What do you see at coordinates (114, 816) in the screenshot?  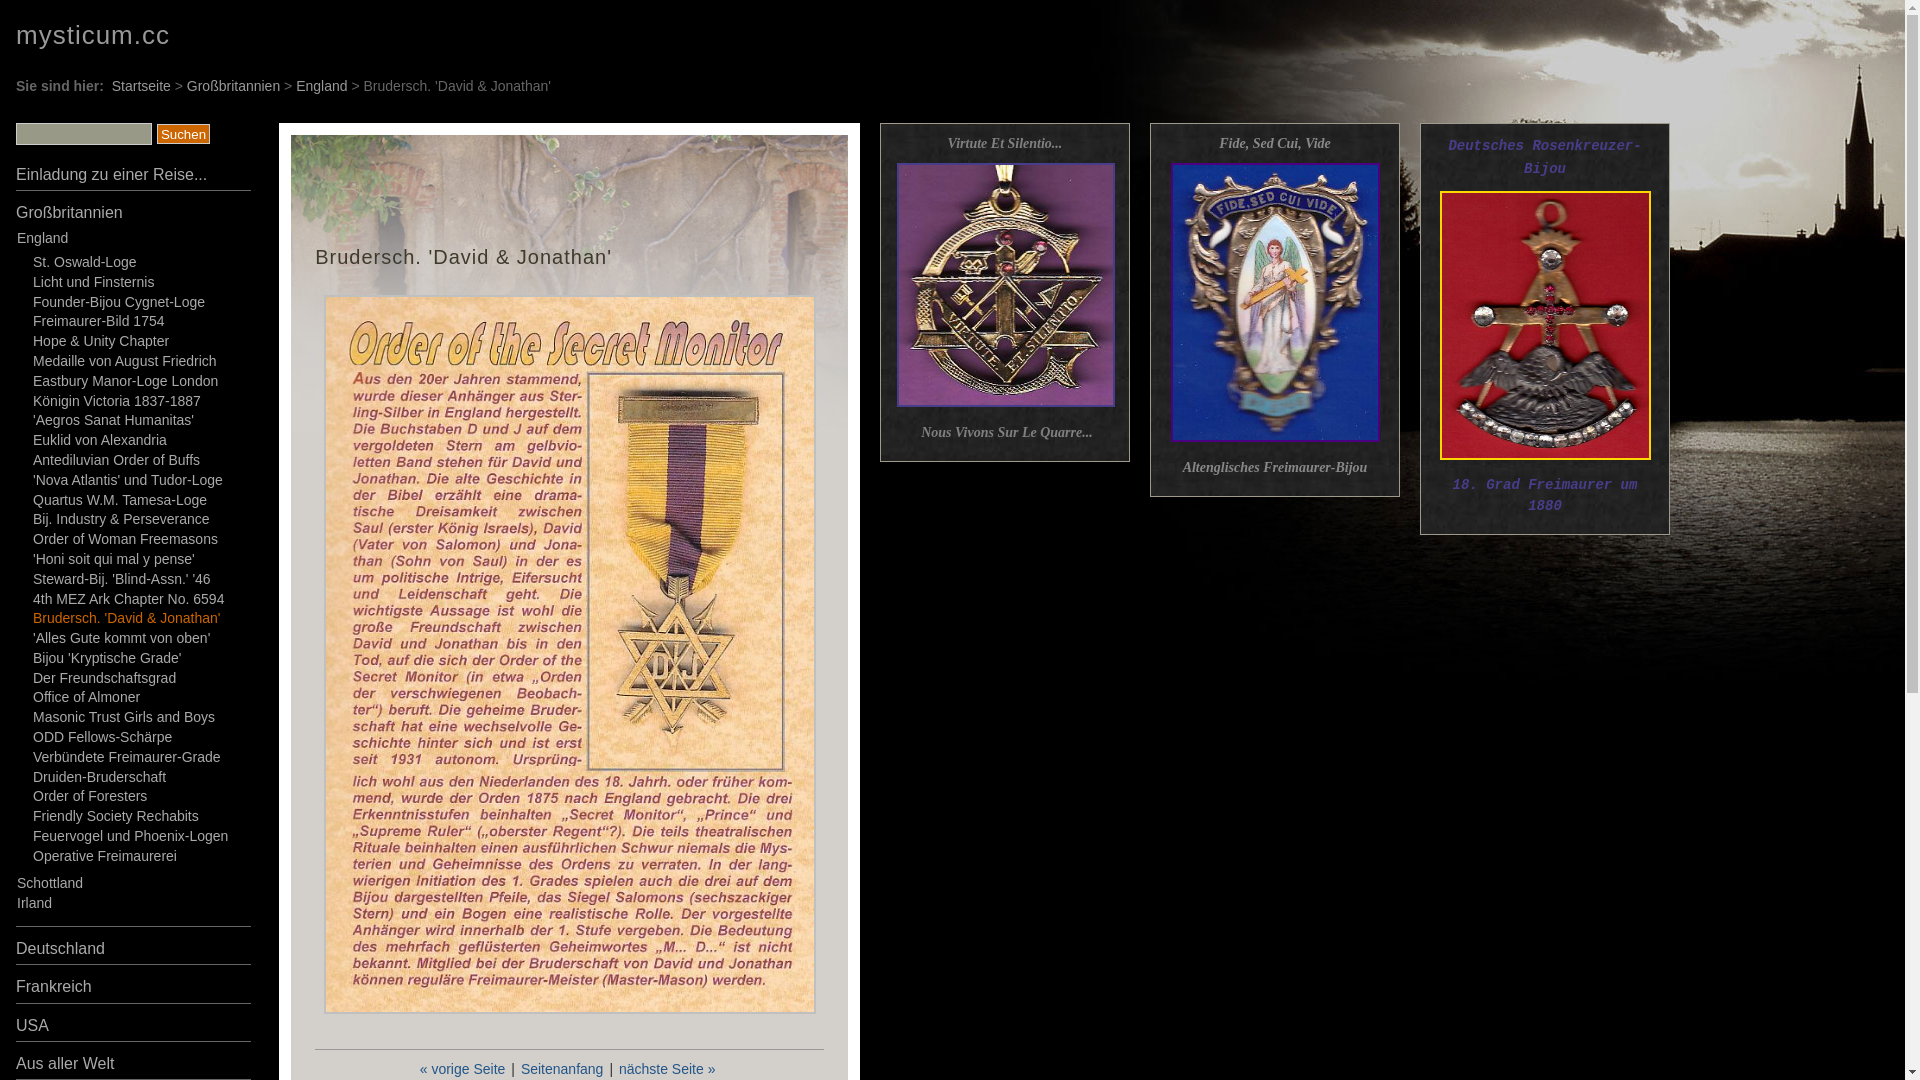 I see `'Friendly Society Rechabits'` at bounding box center [114, 816].